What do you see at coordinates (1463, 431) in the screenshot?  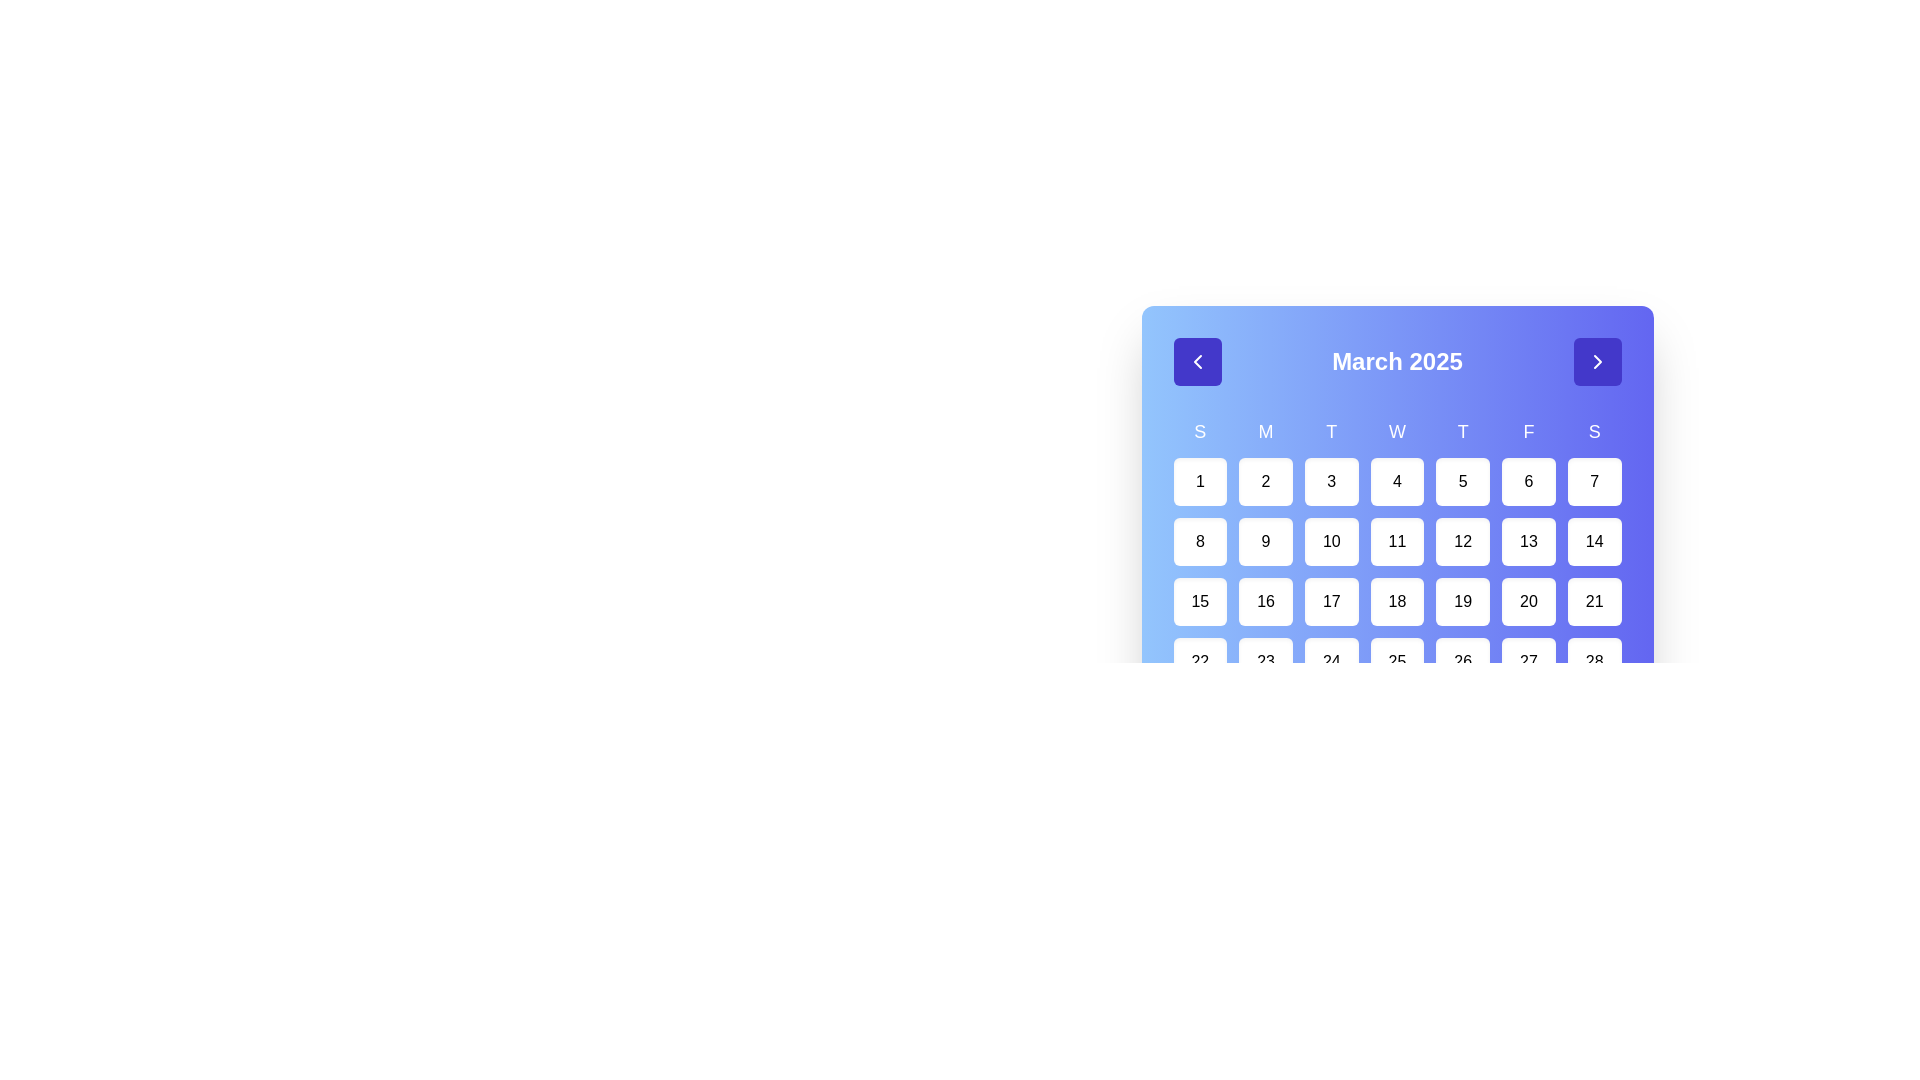 I see `the header label for Thursday in the calendar grid layout, which is located in the fifth column of the first row, between the labels 'W' and 'F'` at bounding box center [1463, 431].